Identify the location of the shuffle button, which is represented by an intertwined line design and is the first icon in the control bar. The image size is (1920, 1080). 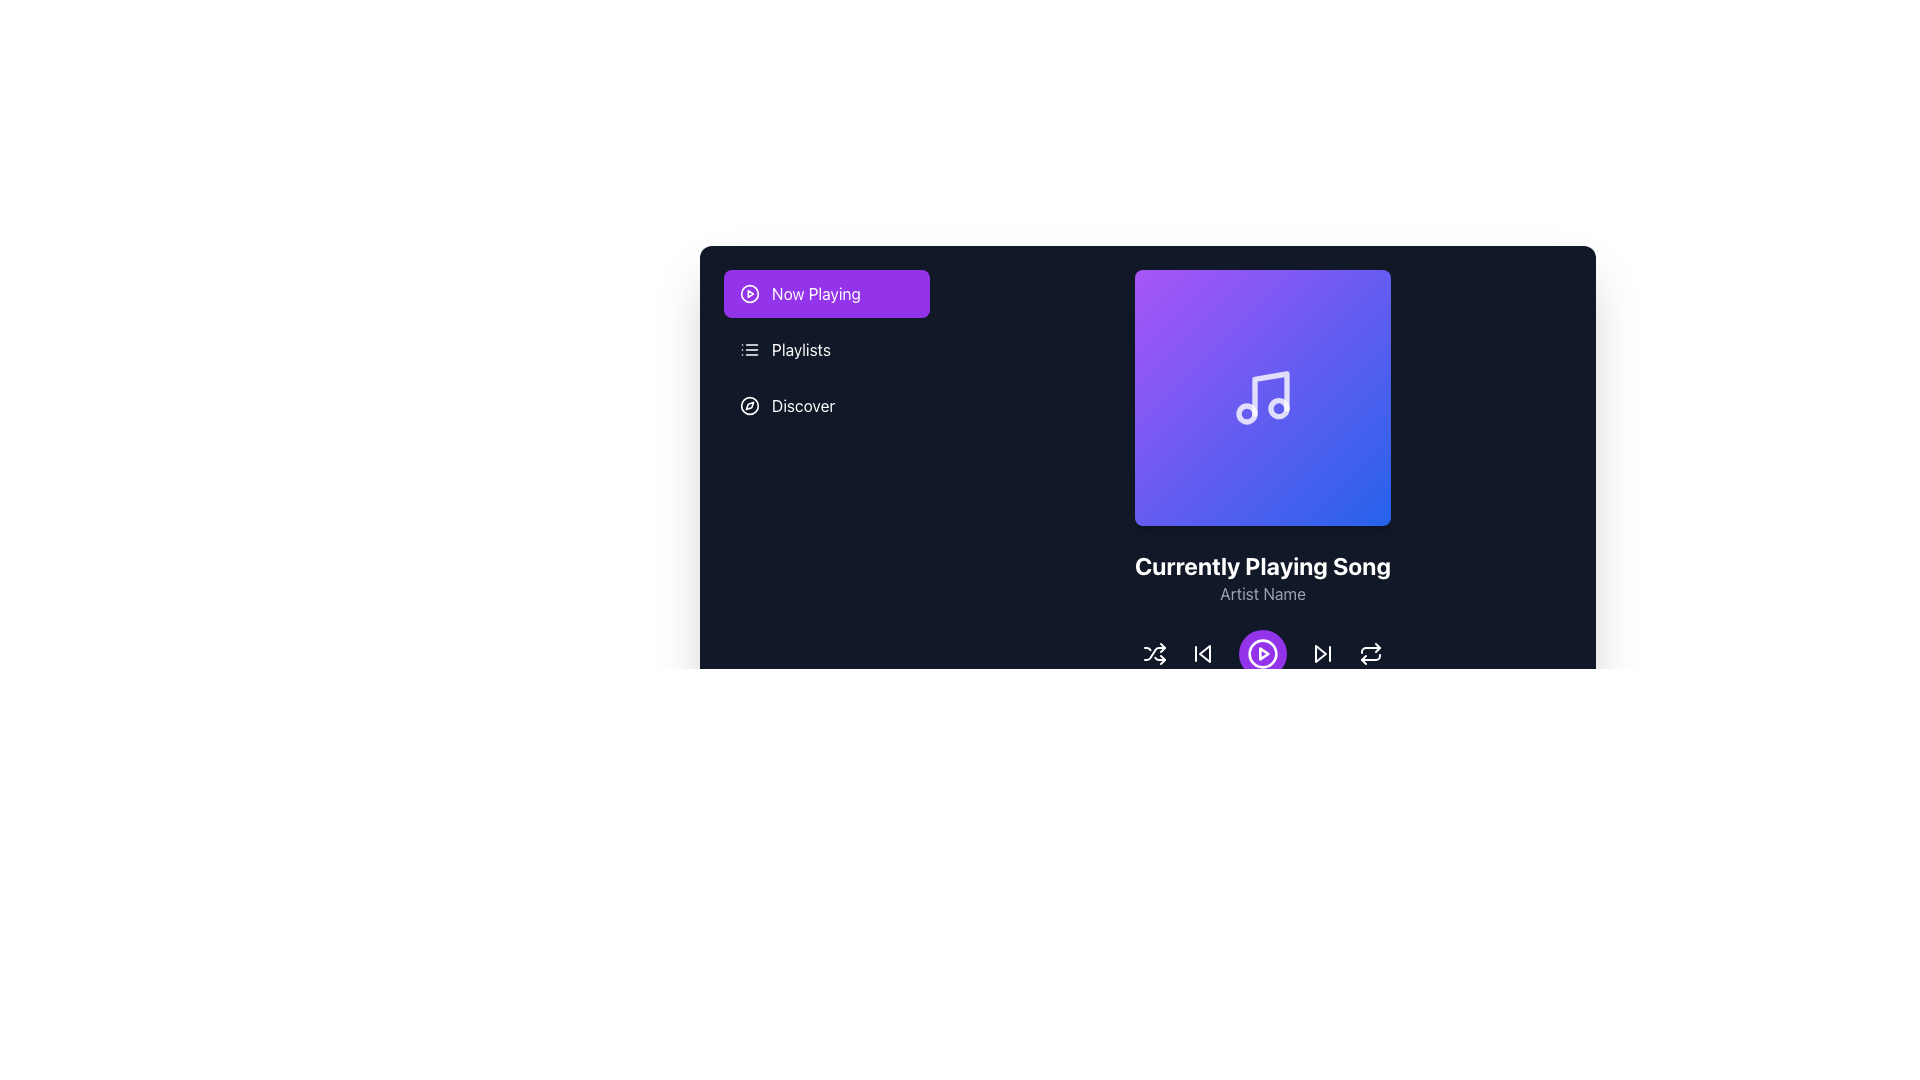
(1155, 654).